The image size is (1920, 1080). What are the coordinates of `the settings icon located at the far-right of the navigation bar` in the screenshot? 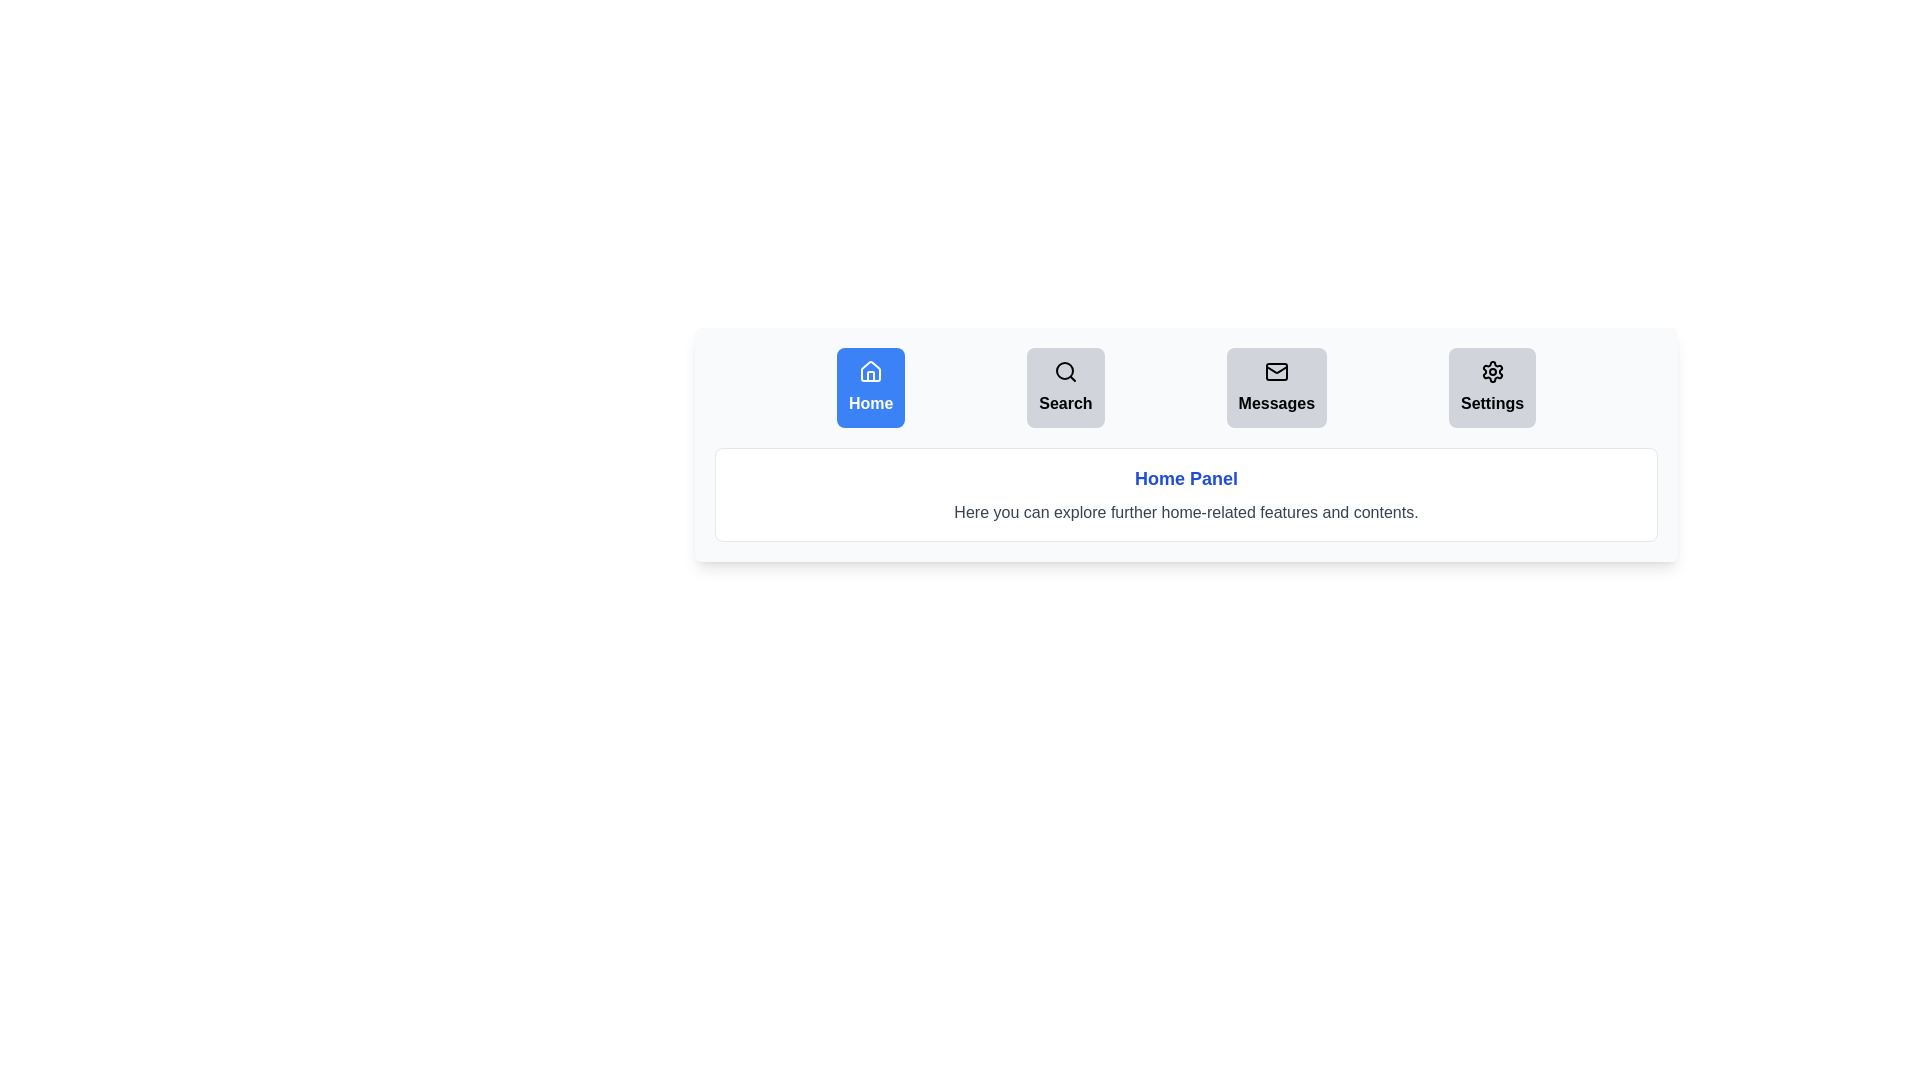 It's located at (1492, 371).